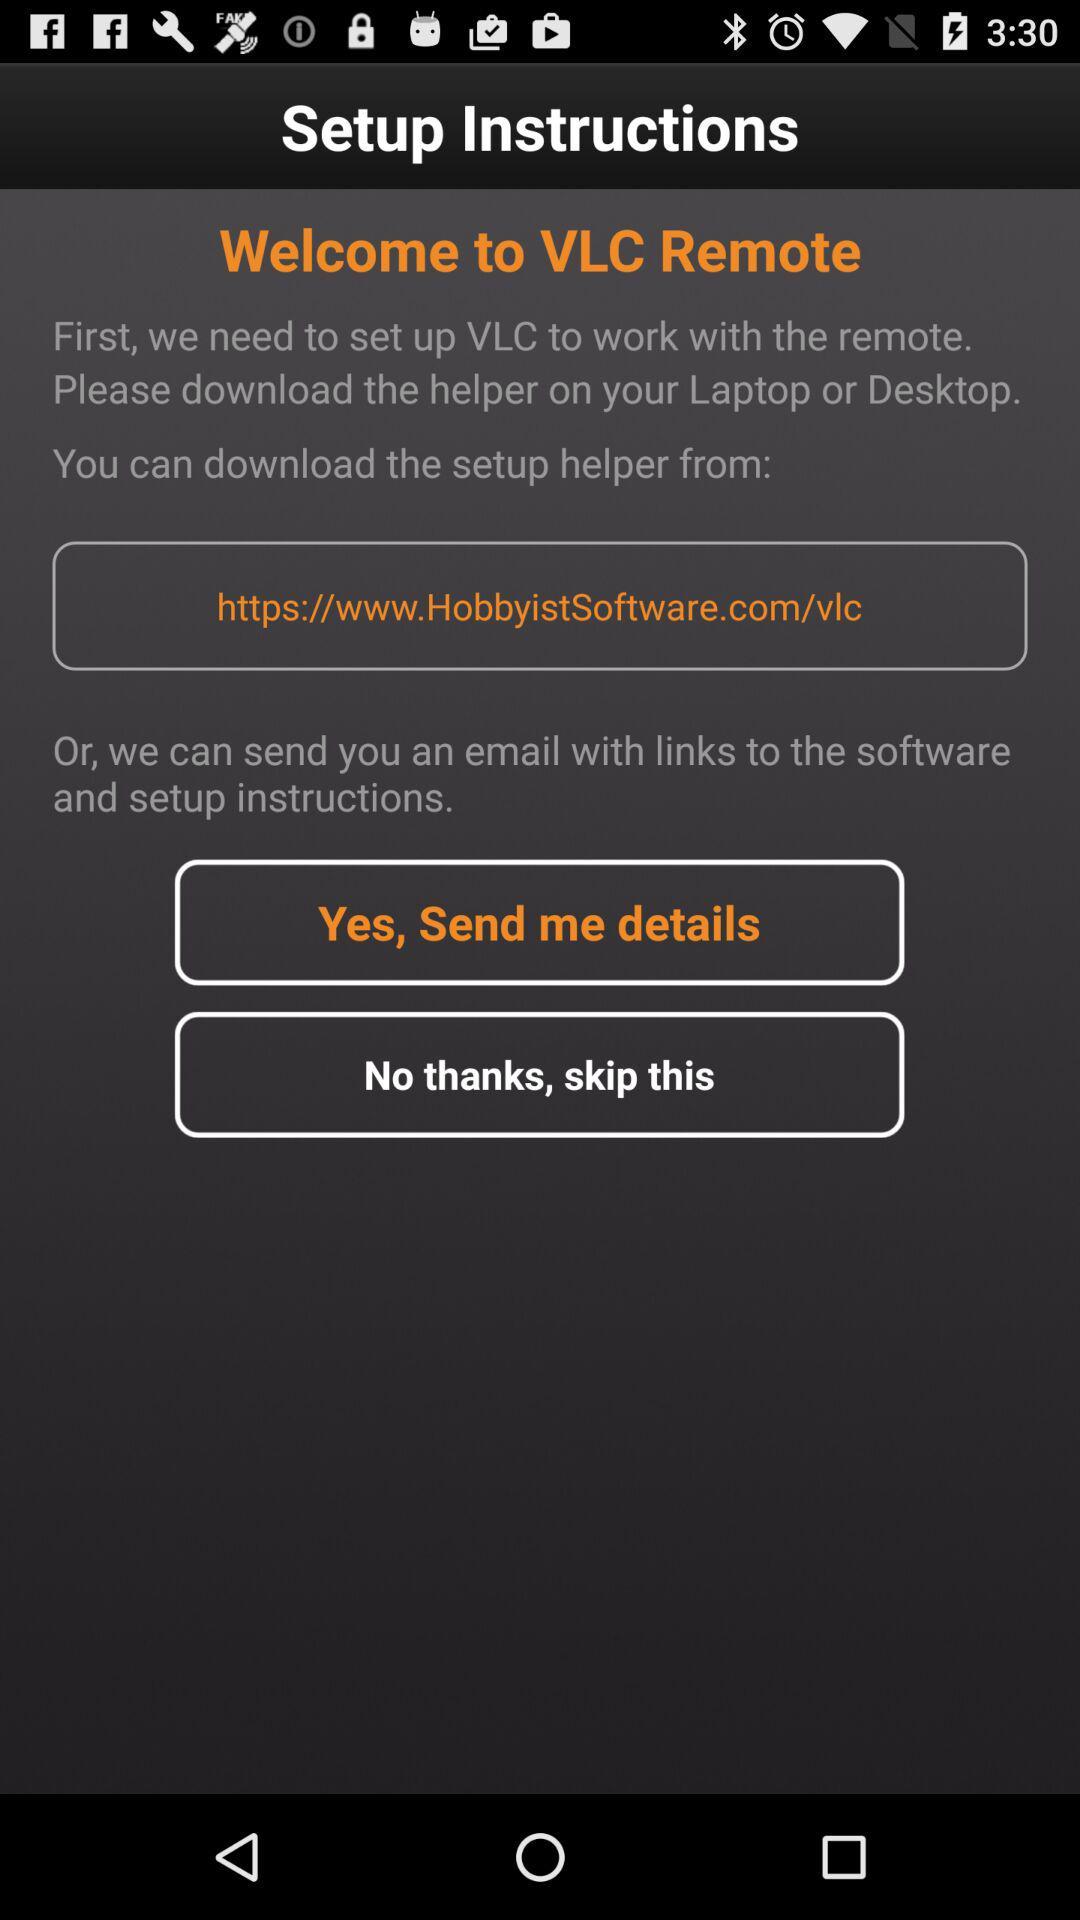 This screenshot has height=1920, width=1080. I want to click on detail option, so click(538, 921).